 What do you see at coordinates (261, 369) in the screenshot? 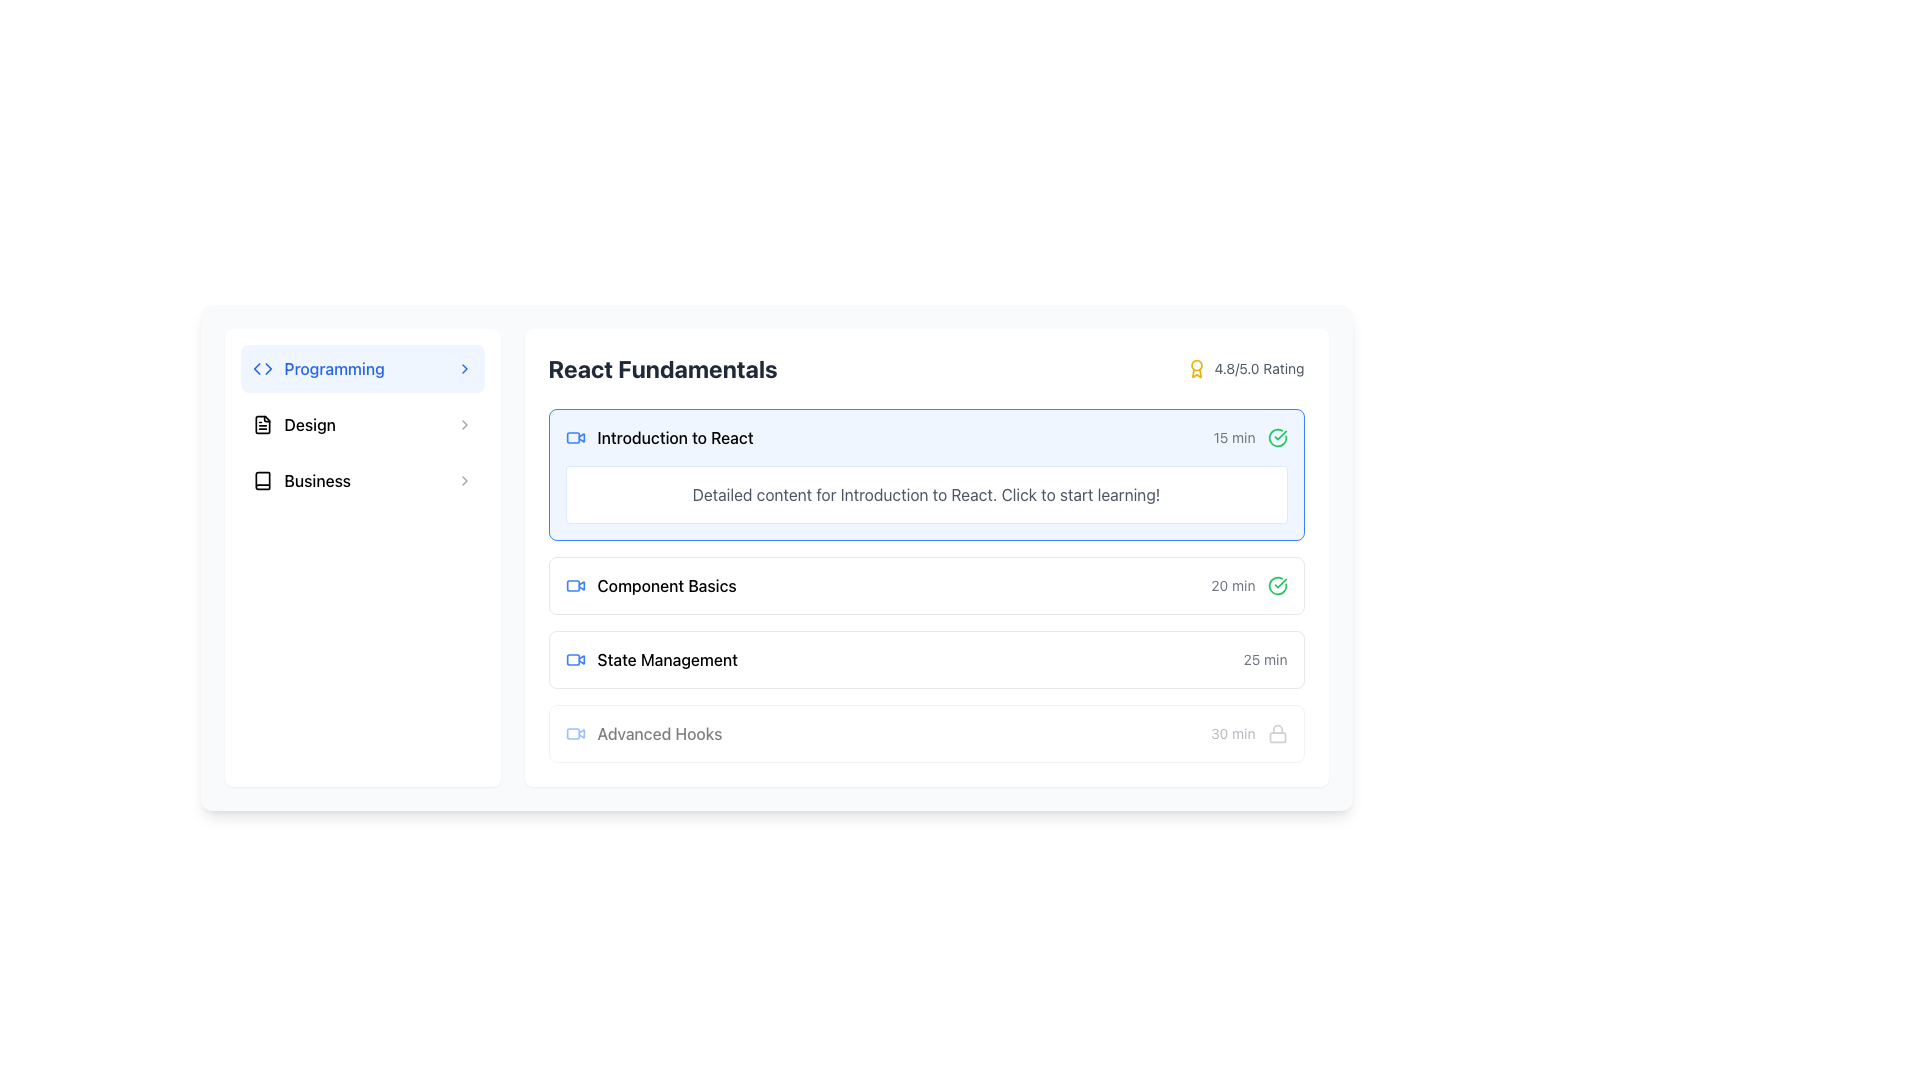
I see `the SVG icon representing the 'Programming' category, located in the left sidebar next to the 'Programming' text label` at bounding box center [261, 369].